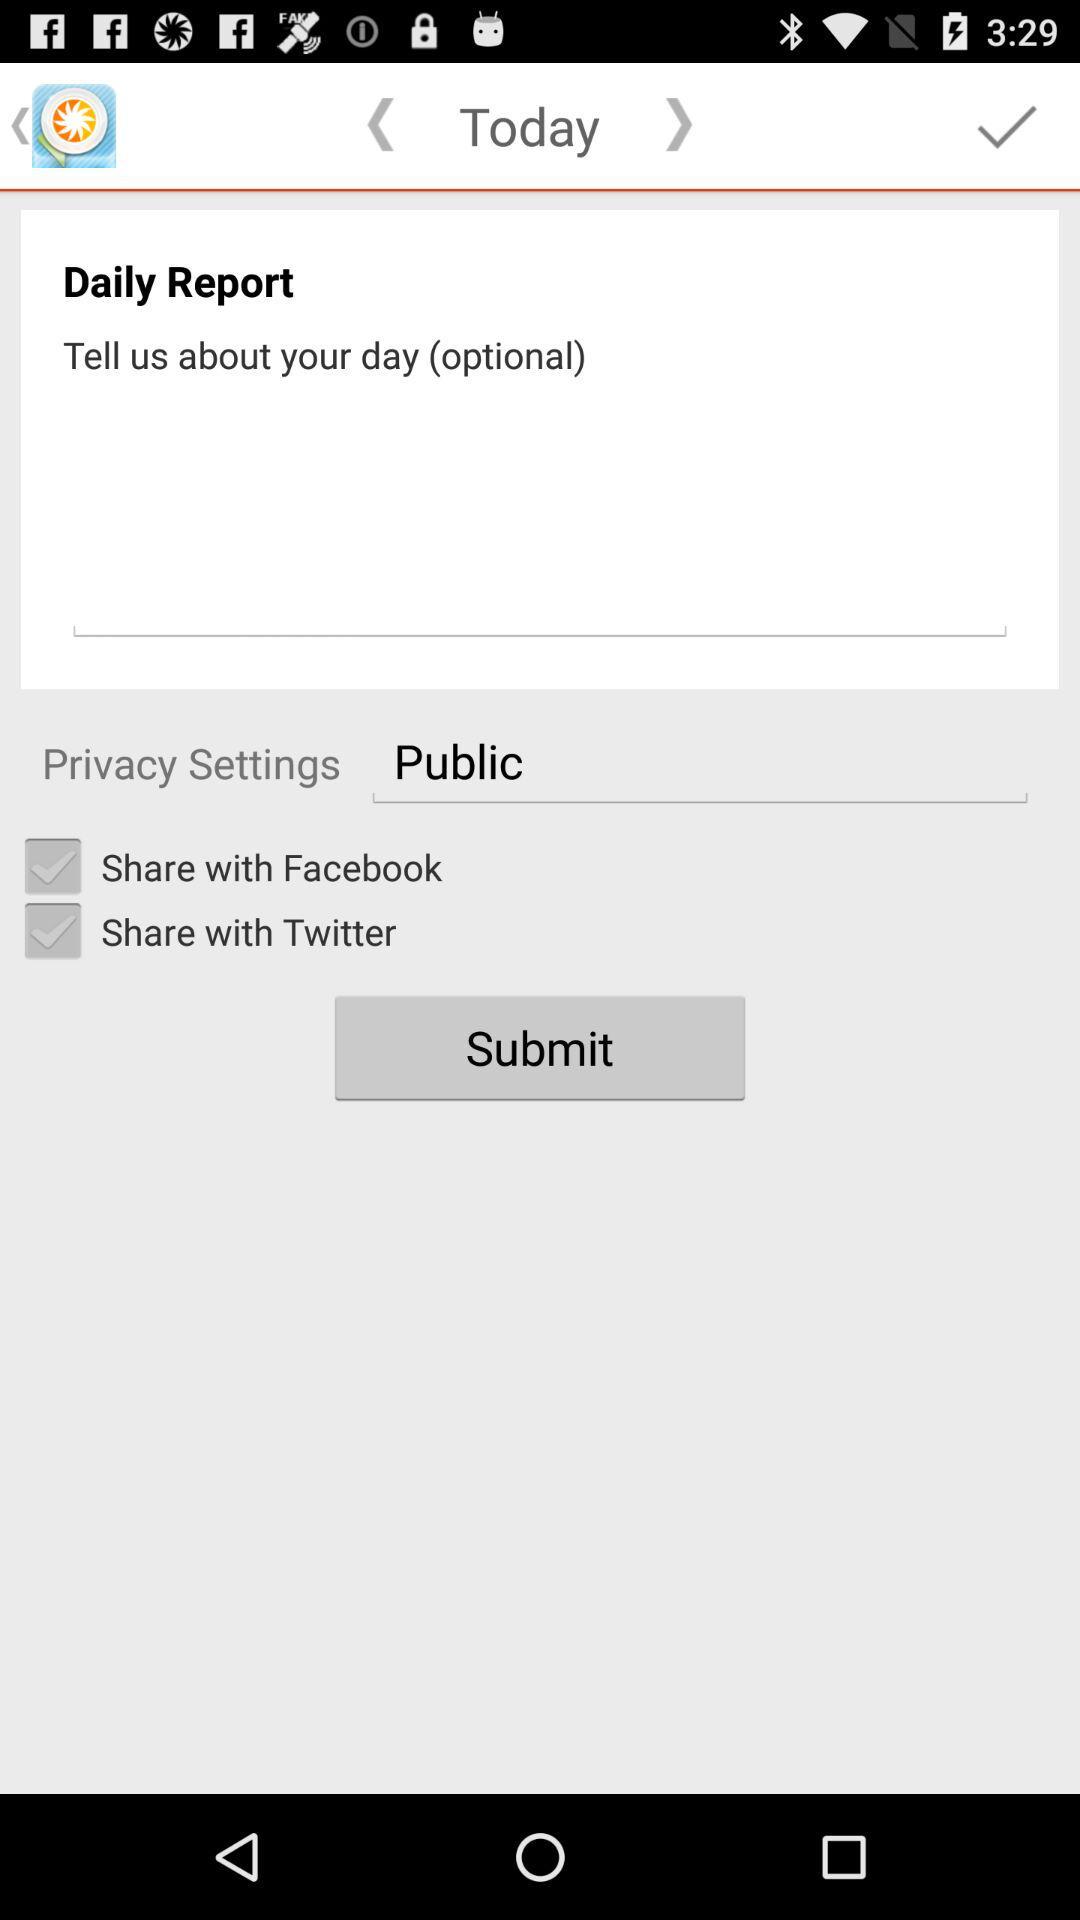  What do you see at coordinates (52, 867) in the screenshot?
I see `share with facebook` at bounding box center [52, 867].